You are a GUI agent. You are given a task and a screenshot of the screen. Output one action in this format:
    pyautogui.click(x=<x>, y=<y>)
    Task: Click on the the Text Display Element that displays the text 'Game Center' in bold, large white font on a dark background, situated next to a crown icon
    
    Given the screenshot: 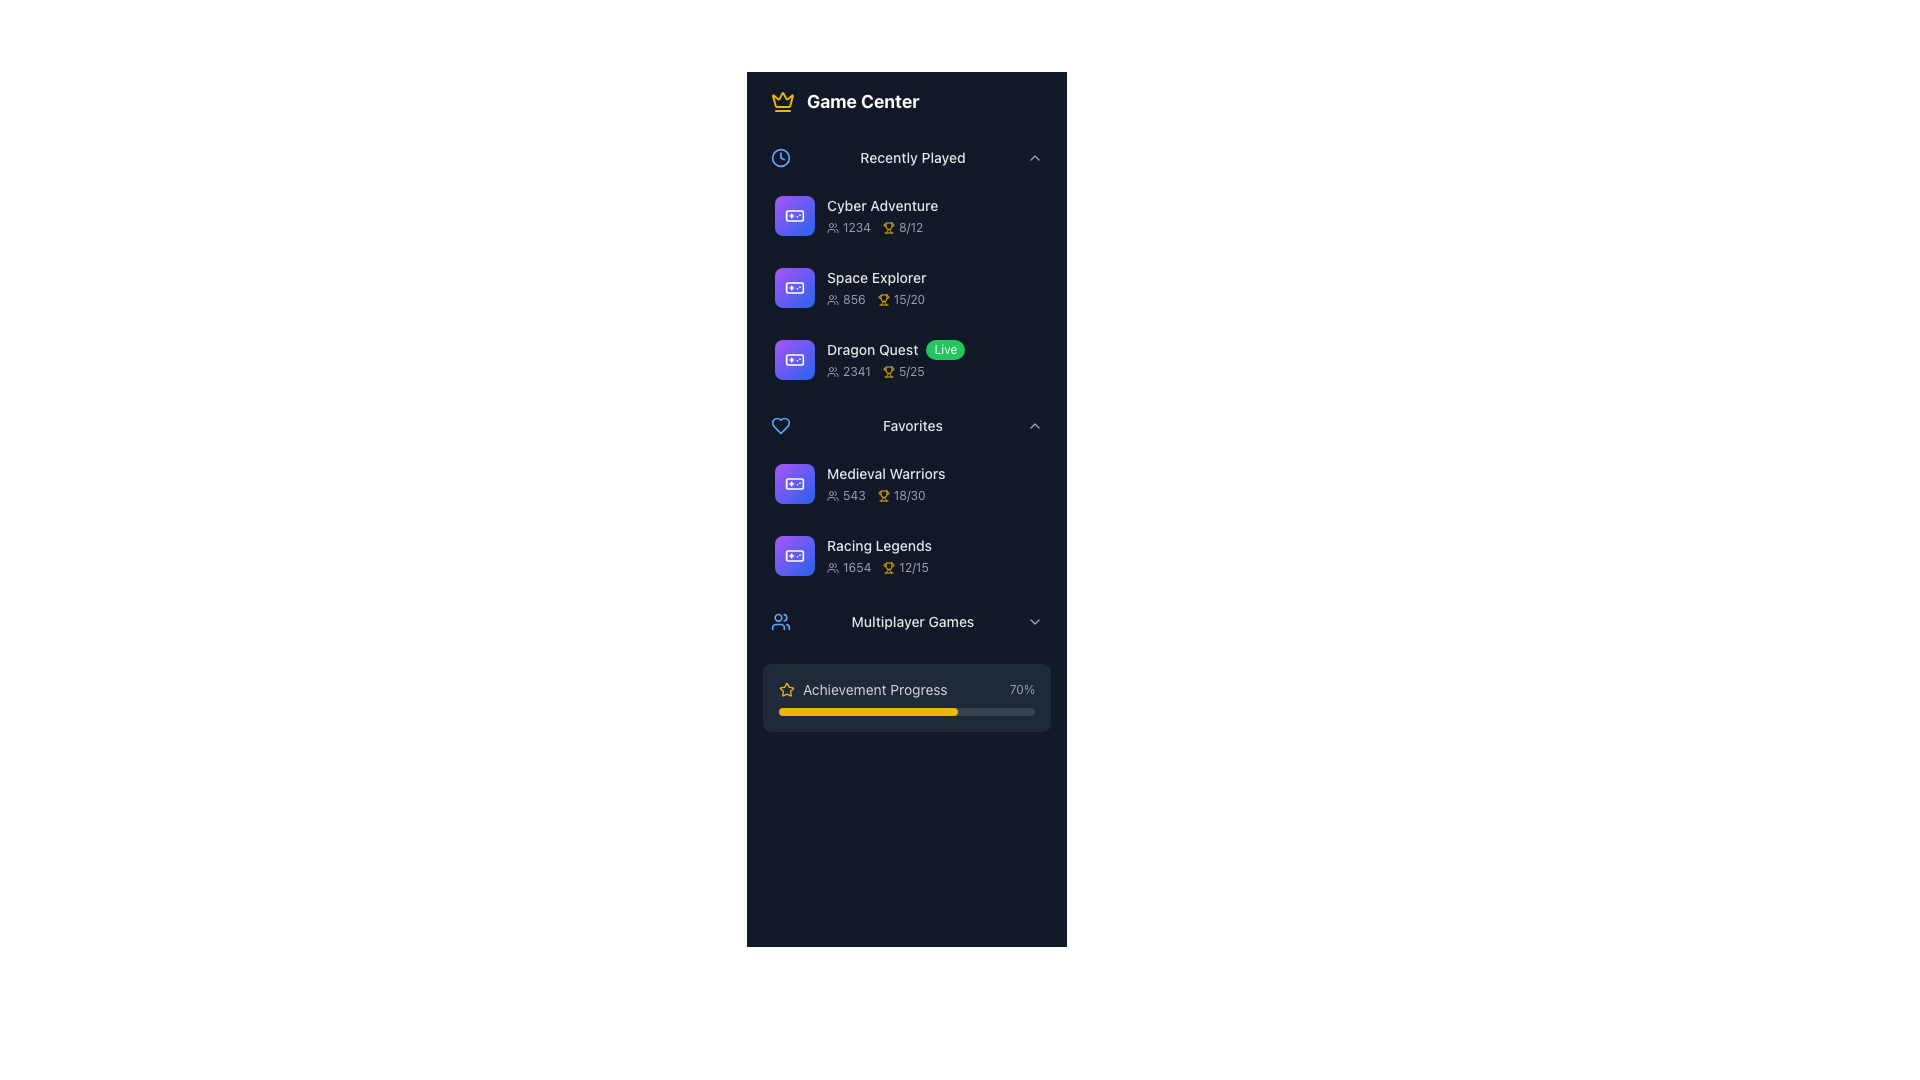 What is the action you would take?
    pyautogui.click(x=863, y=101)
    